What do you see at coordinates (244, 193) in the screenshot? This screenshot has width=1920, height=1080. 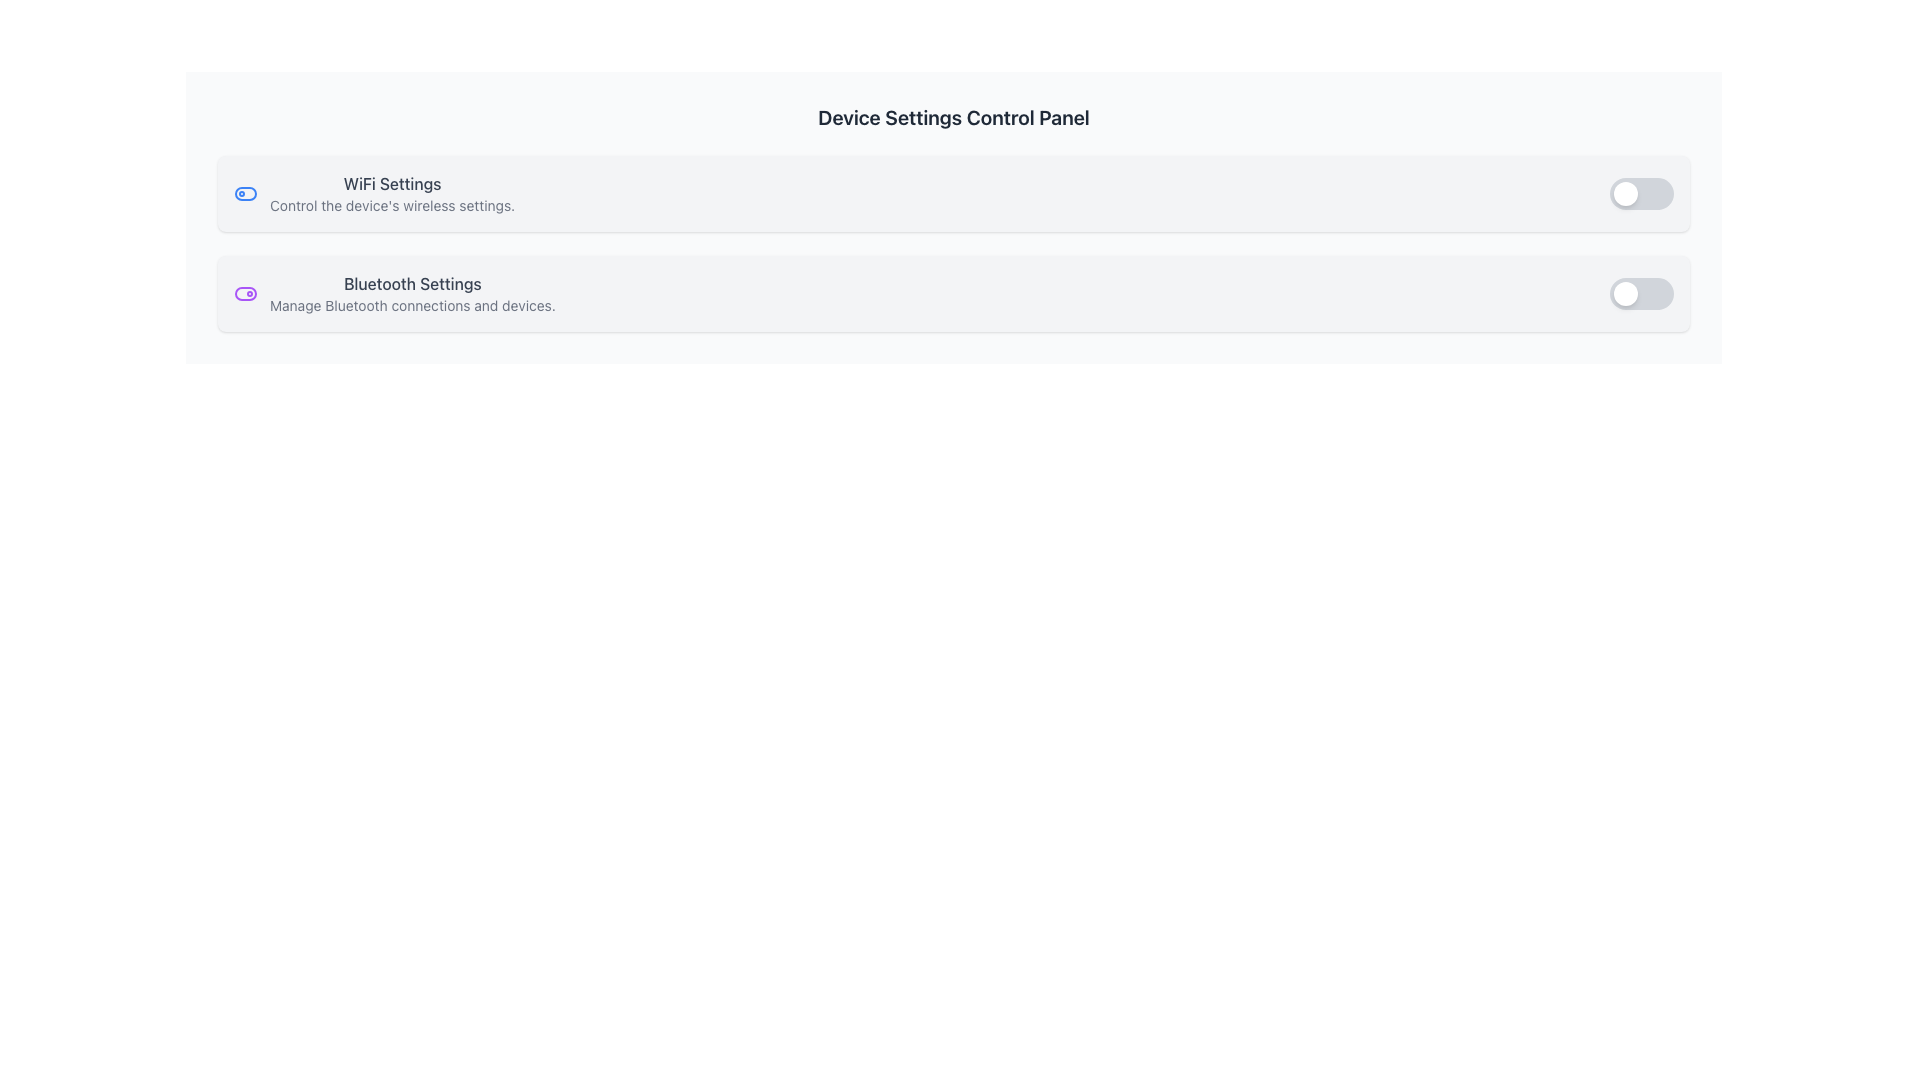 I see `state changes on the blue rectangular toggle button with rounded corners located at the top-right corner of the 'WiFi Settings' row` at bounding box center [244, 193].